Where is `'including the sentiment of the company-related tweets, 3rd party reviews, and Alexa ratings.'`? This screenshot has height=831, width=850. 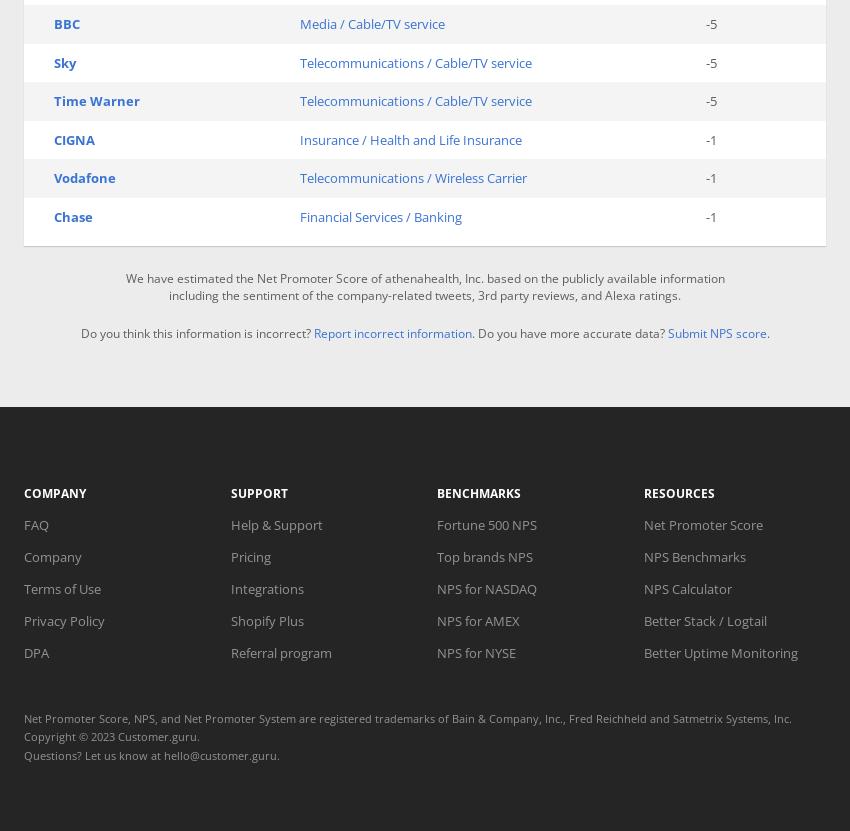
'including the sentiment of the company-related tweets, 3rd party reviews, and Alexa ratings.' is located at coordinates (168, 295).